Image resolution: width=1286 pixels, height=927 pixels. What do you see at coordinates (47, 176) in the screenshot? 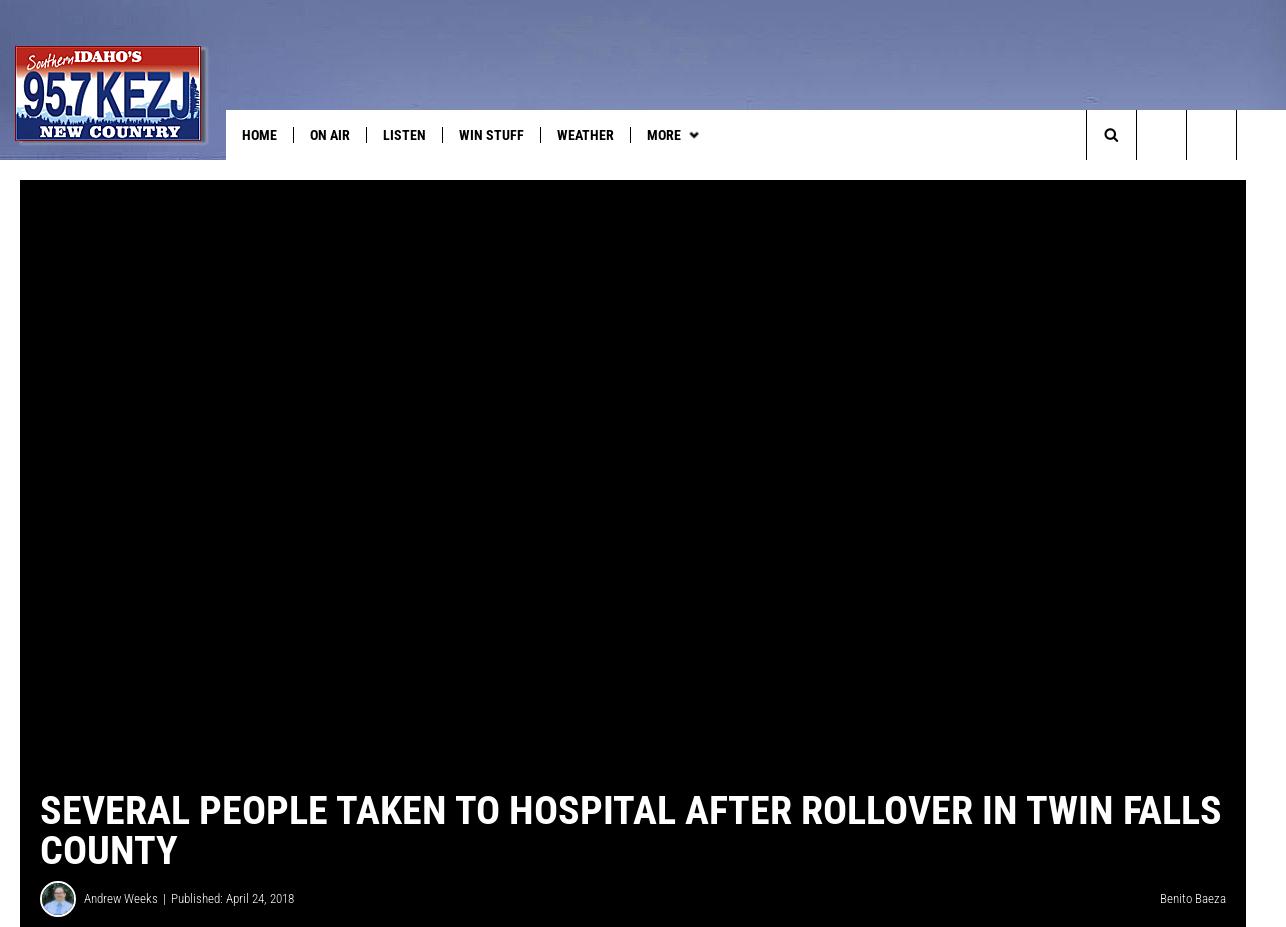
I see `'Trending:'` at bounding box center [47, 176].